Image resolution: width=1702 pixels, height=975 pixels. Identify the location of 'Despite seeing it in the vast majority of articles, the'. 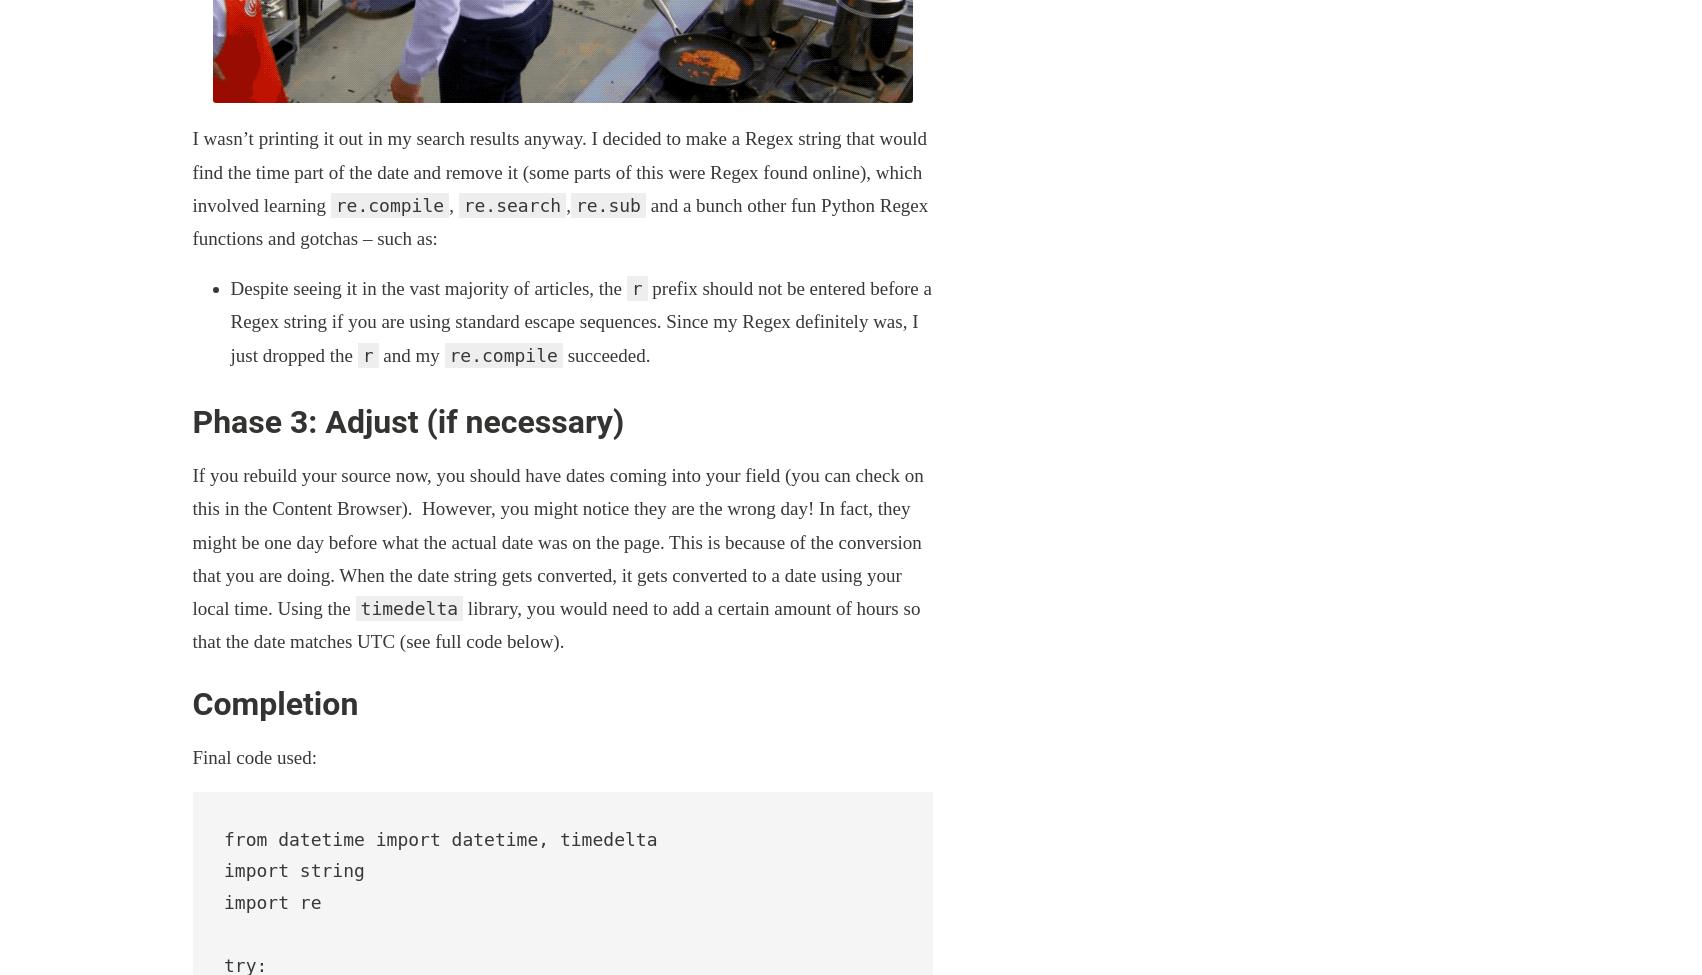
(427, 288).